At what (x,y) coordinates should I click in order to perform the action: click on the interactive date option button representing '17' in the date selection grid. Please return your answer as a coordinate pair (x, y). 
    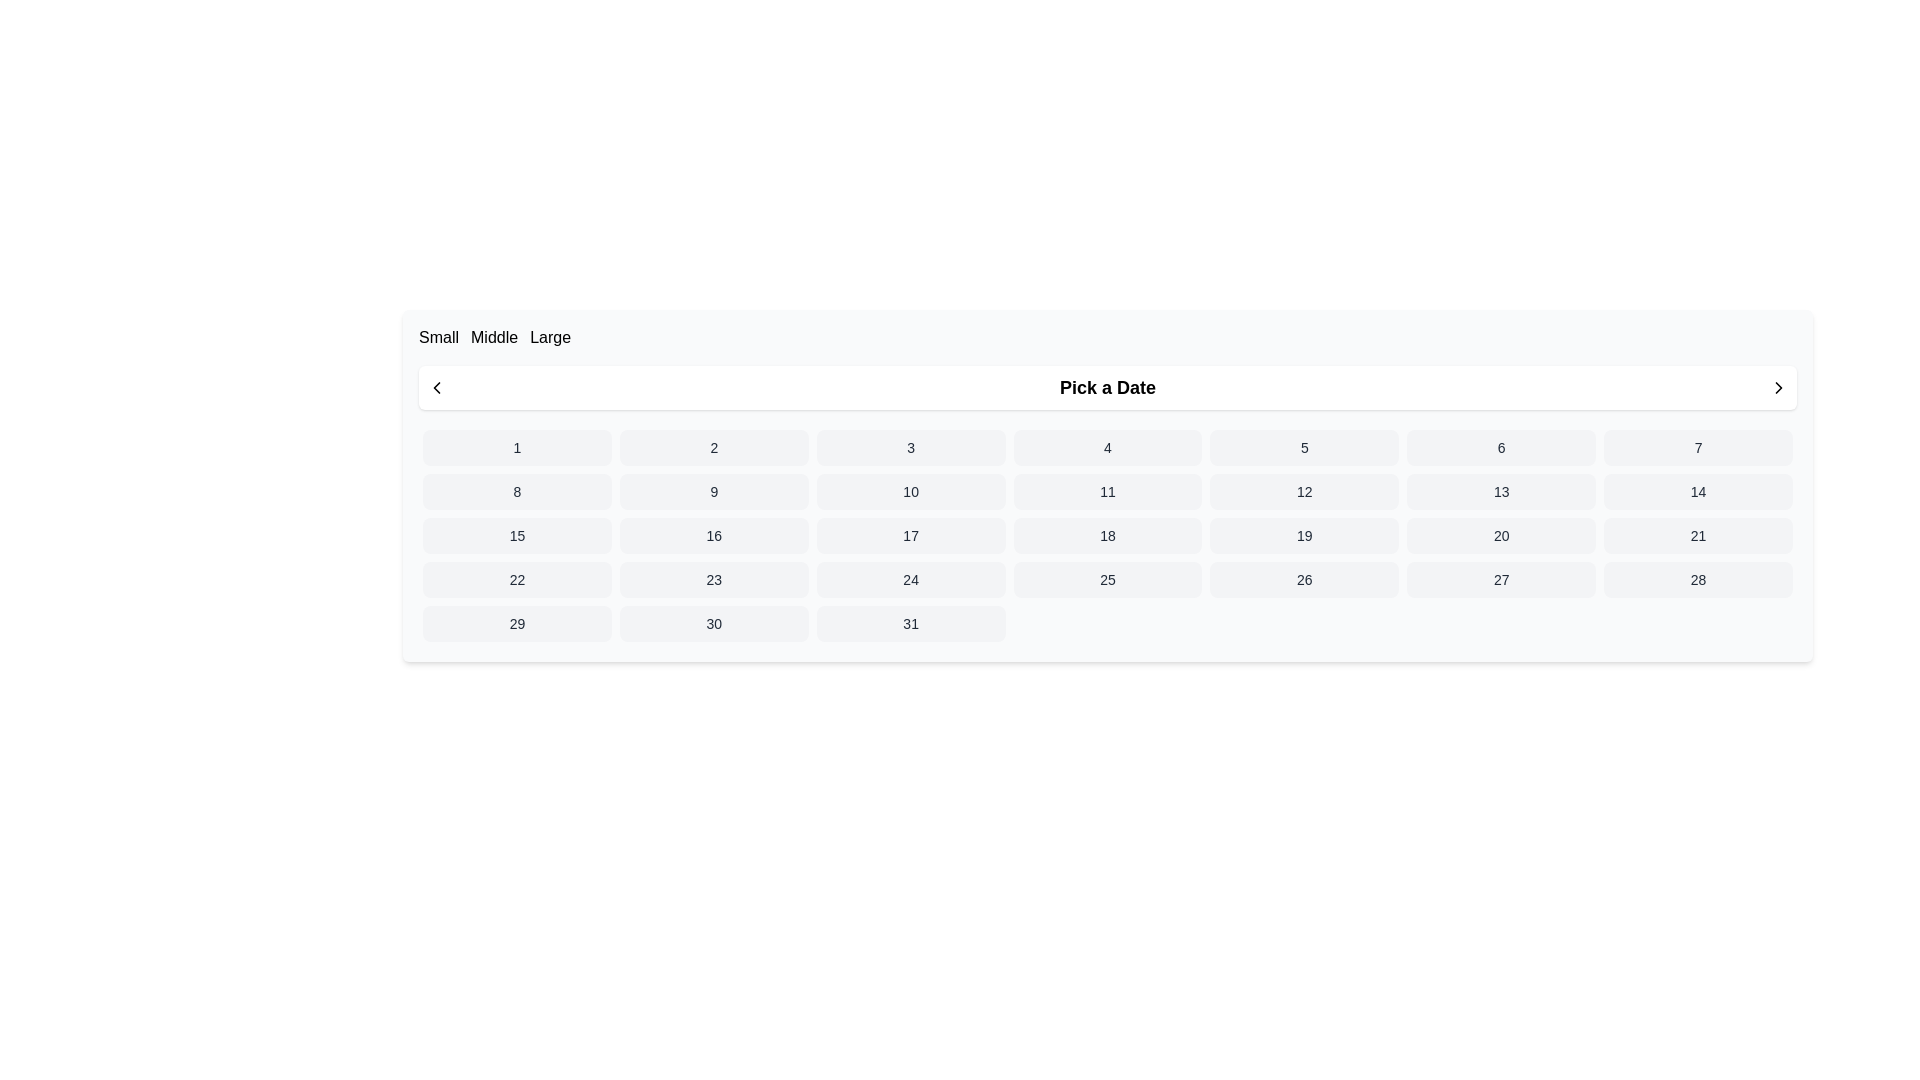
    Looking at the image, I should click on (910, 535).